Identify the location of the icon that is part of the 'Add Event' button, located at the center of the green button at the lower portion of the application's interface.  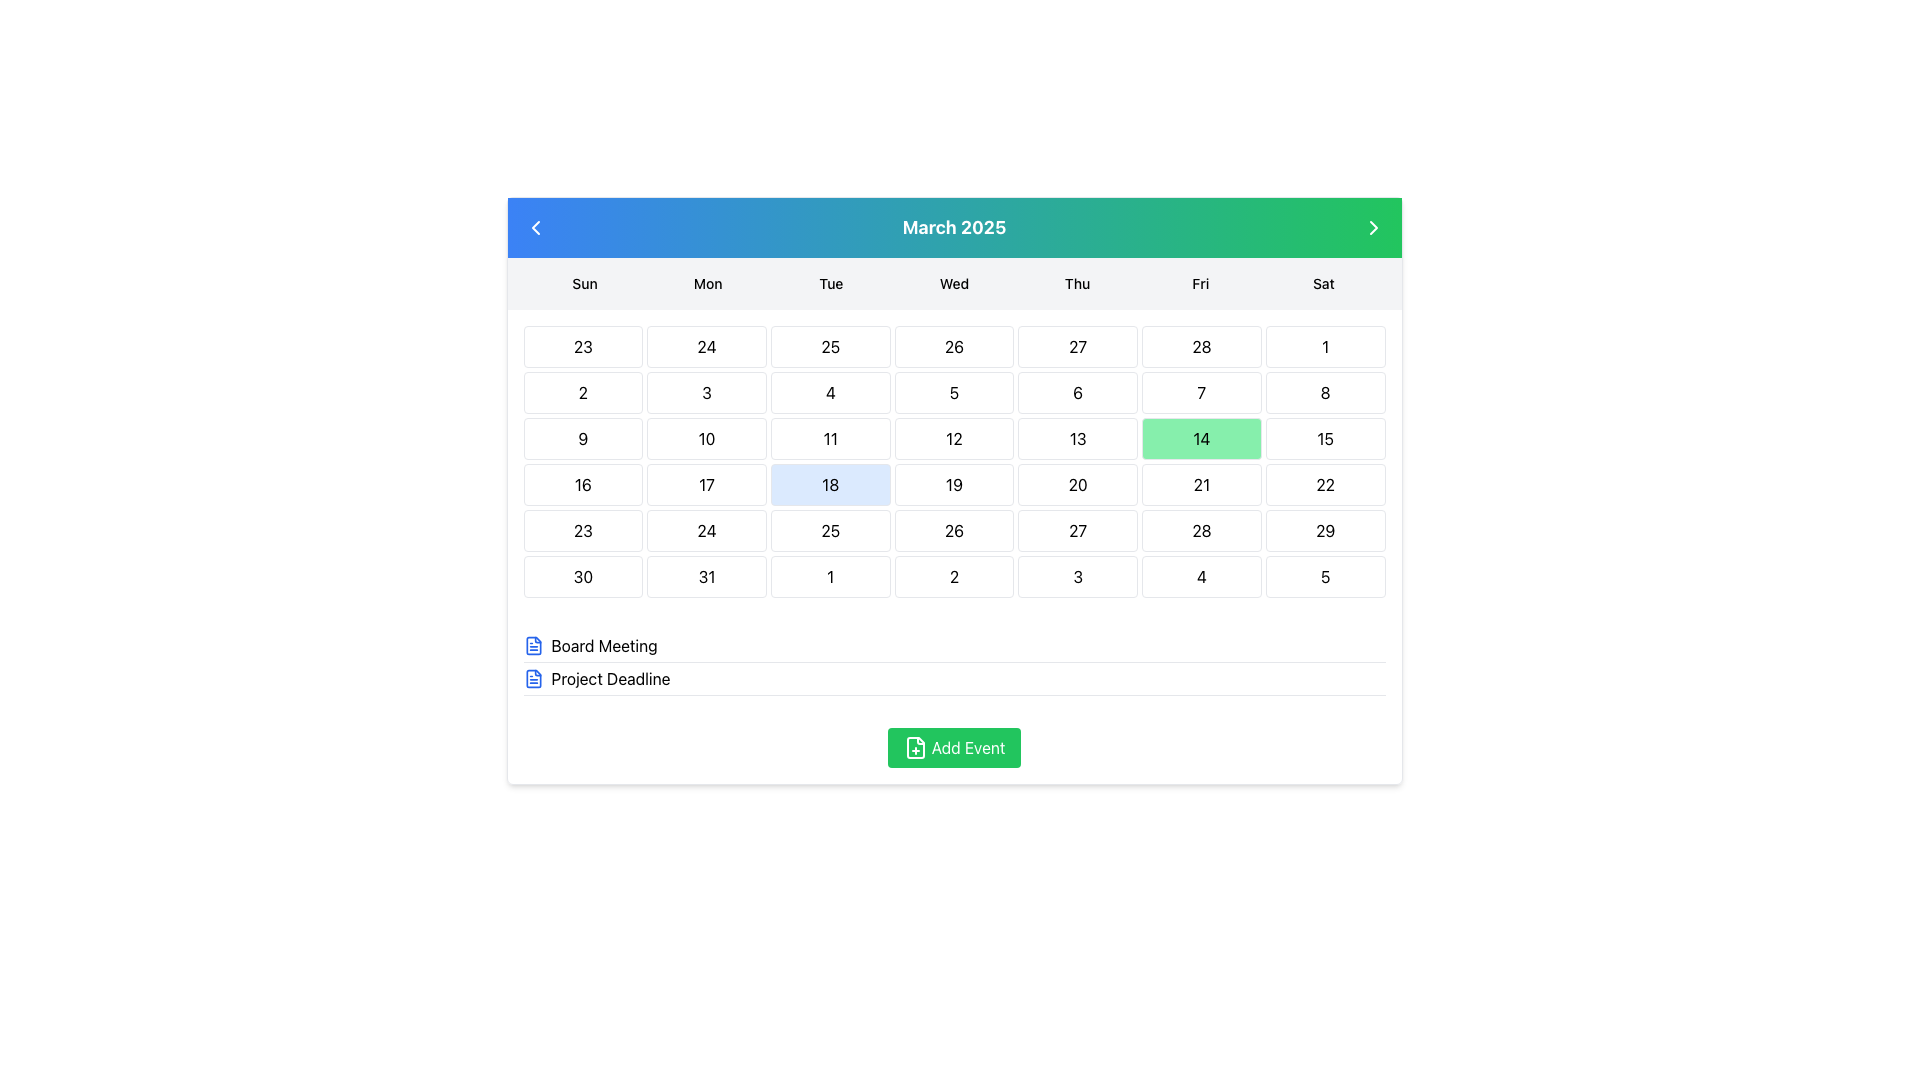
(914, 748).